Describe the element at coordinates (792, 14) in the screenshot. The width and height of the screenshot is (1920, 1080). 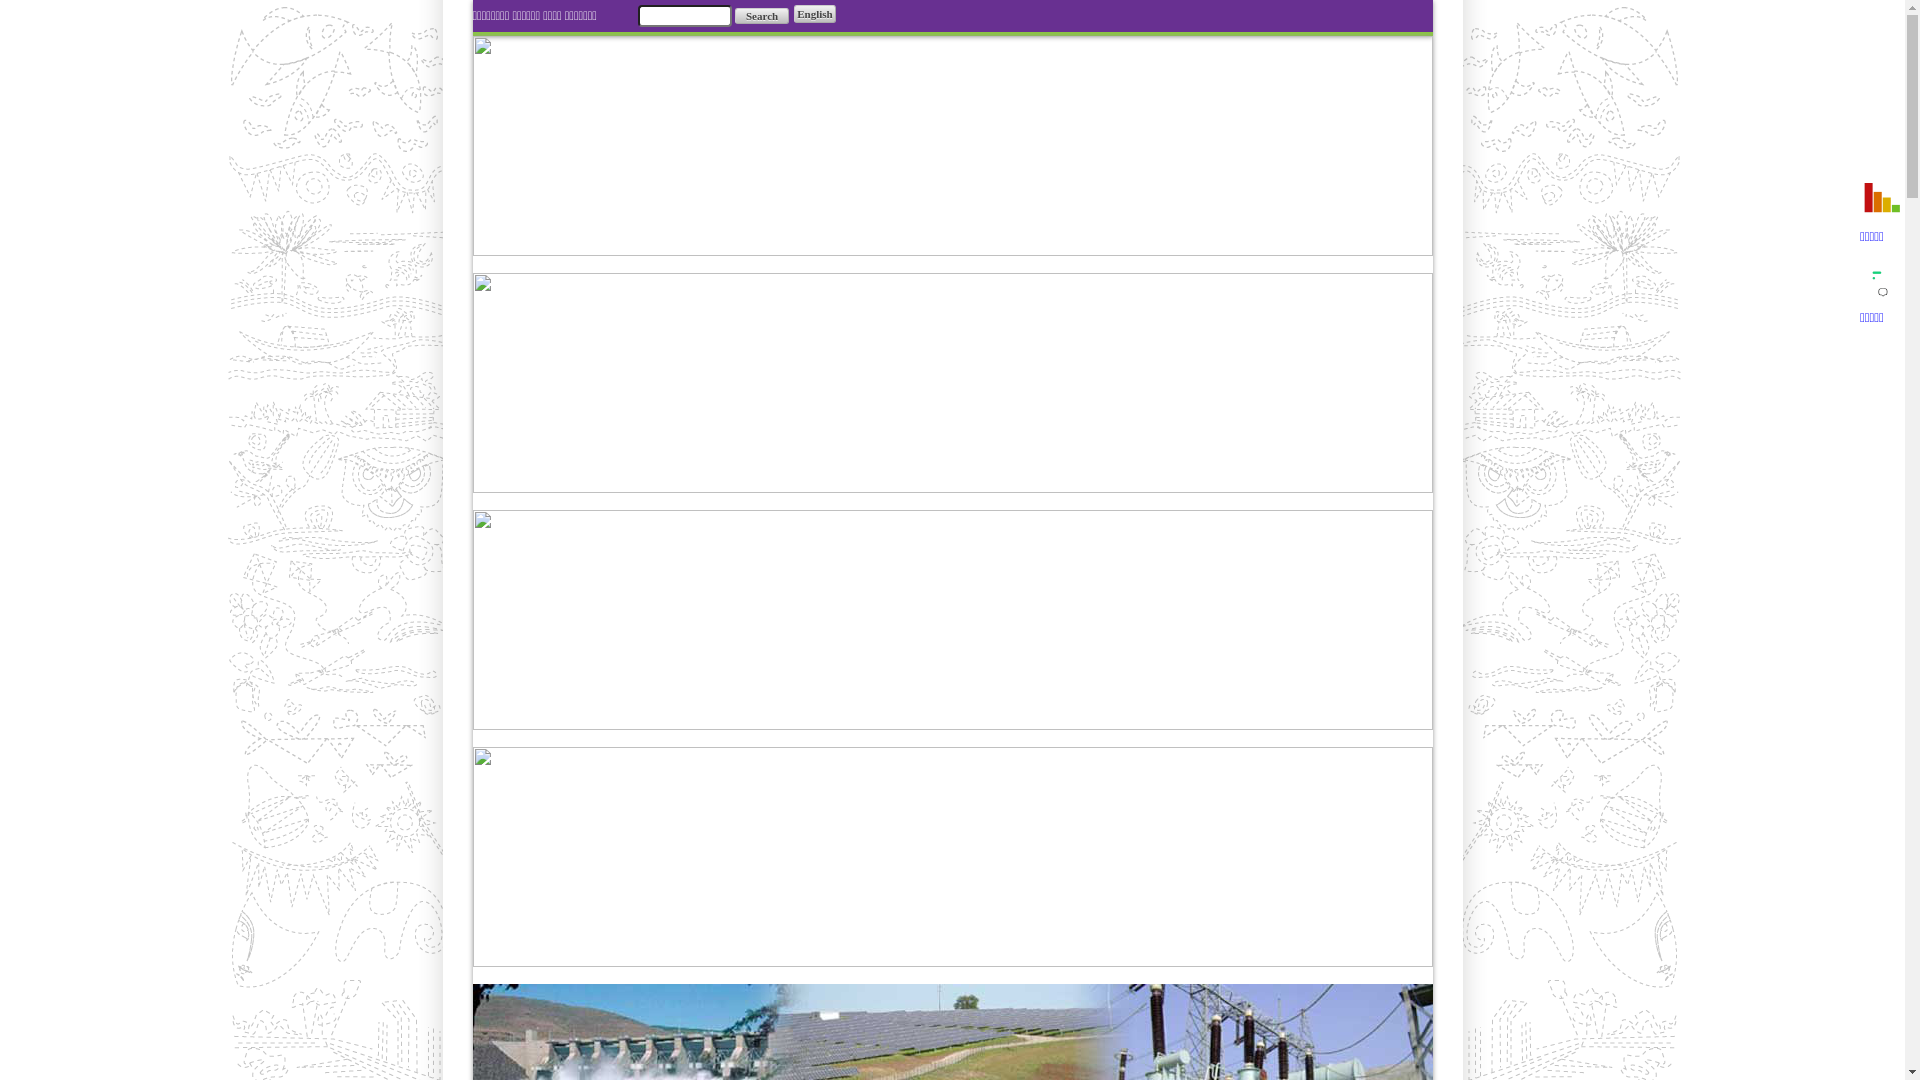
I see `'English'` at that location.